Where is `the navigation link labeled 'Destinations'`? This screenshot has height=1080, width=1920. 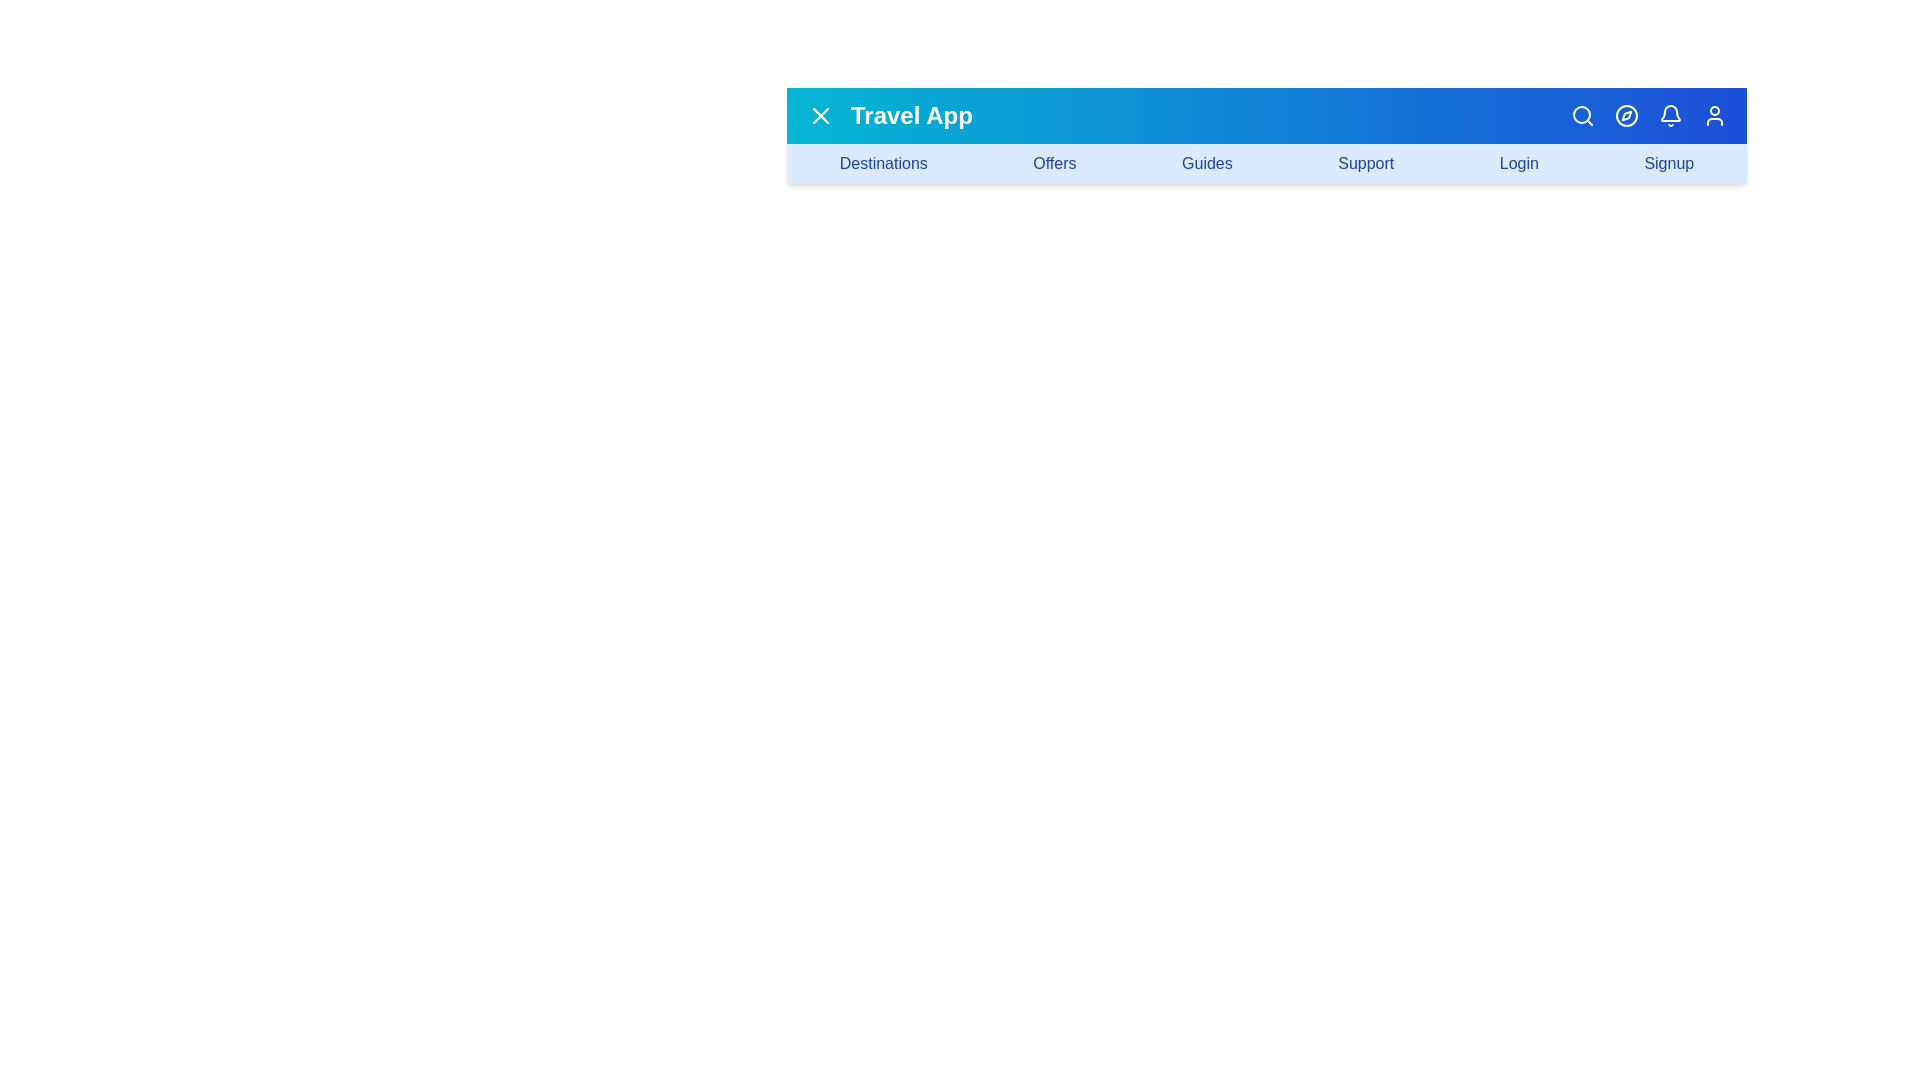 the navigation link labeled 'Destinations' is located at coordinates (882, 163).